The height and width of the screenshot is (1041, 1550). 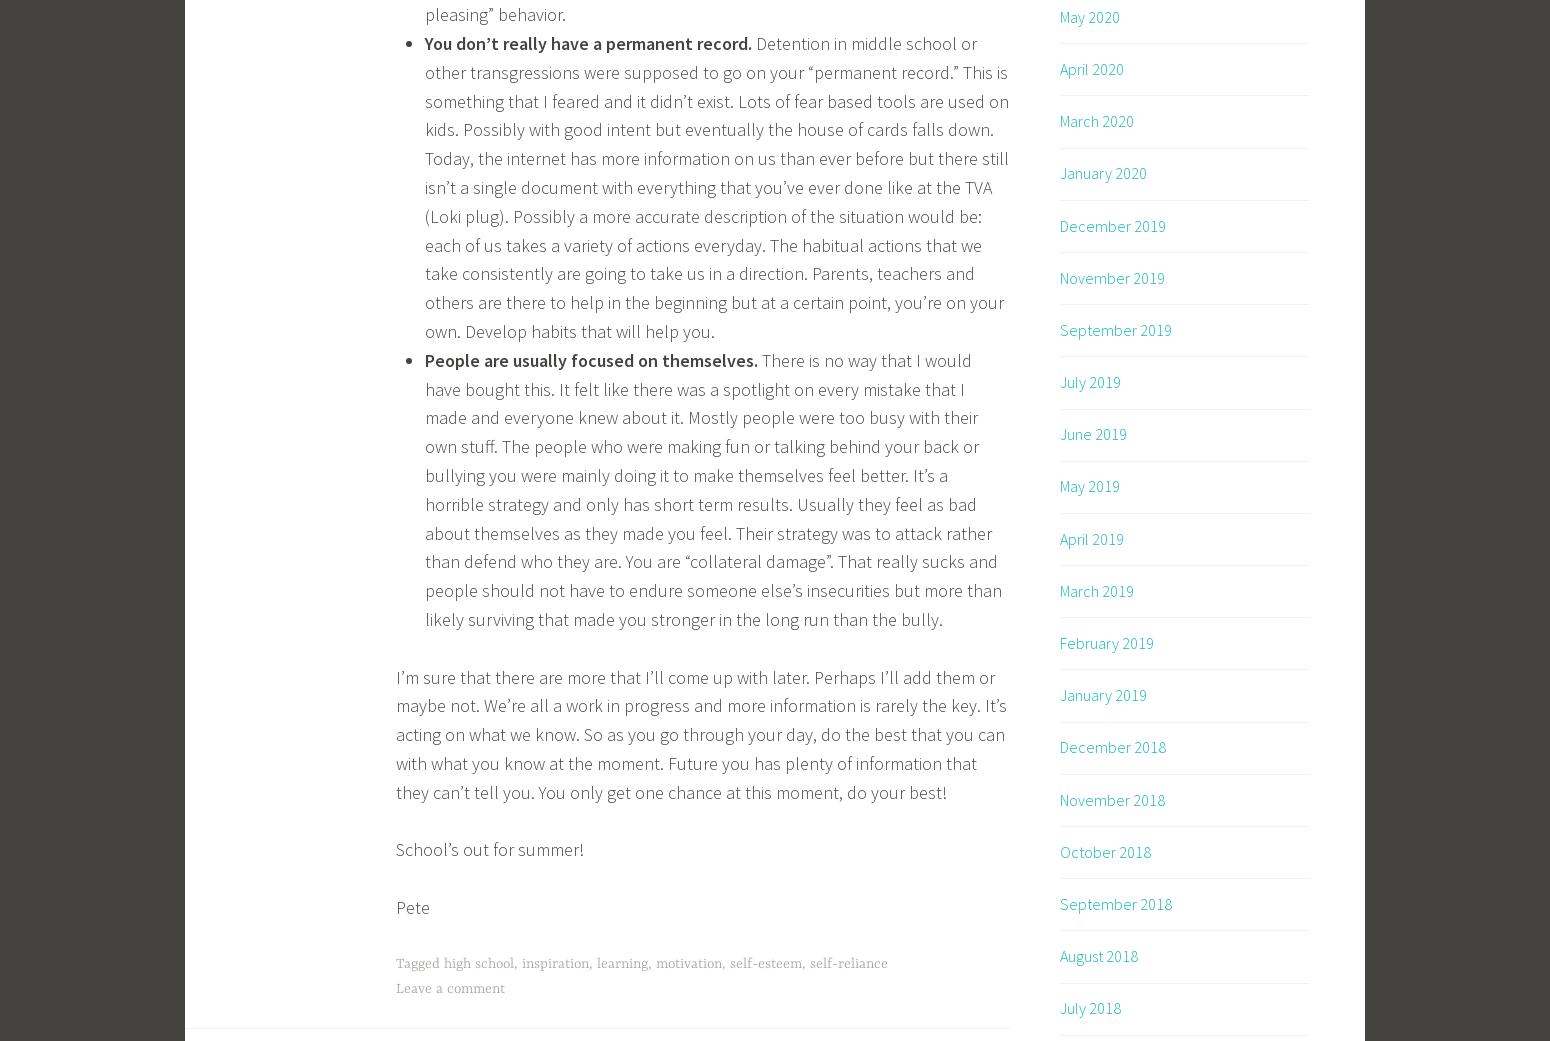 What do you see at coordinates (1102, 693) in the screenshot?
I see `'January 2019'` at bounding box center [1102, 693].